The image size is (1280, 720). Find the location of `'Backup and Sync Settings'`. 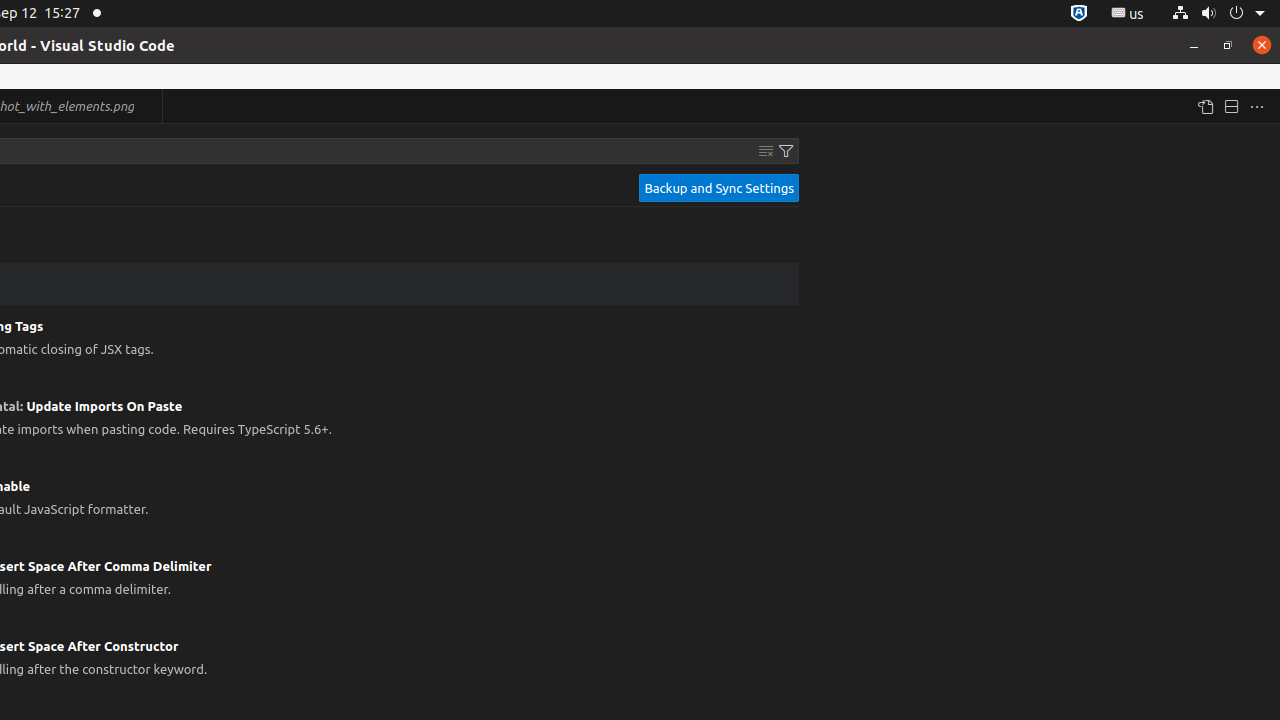

'Backup and Sync Settings' is located at coordinates (718, 187).